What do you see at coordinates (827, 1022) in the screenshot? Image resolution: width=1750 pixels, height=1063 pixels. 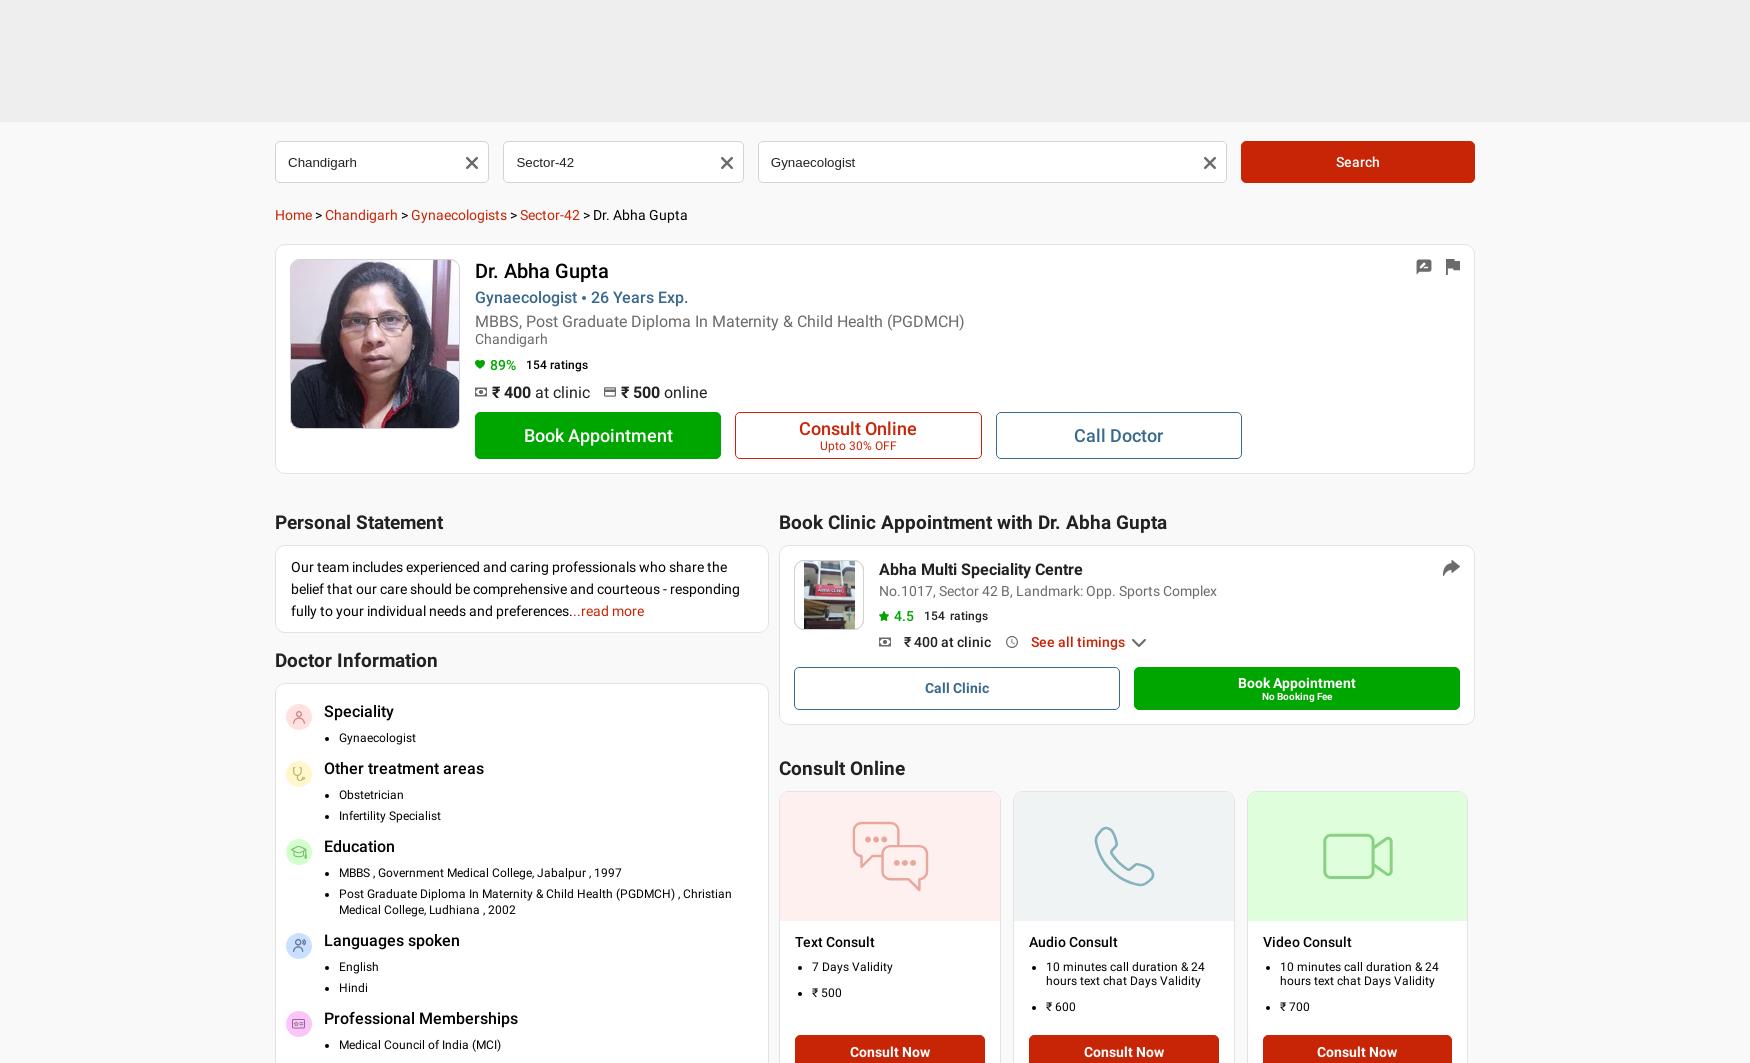 I see `'Health Tips'` at bounding box center [827, 1022].